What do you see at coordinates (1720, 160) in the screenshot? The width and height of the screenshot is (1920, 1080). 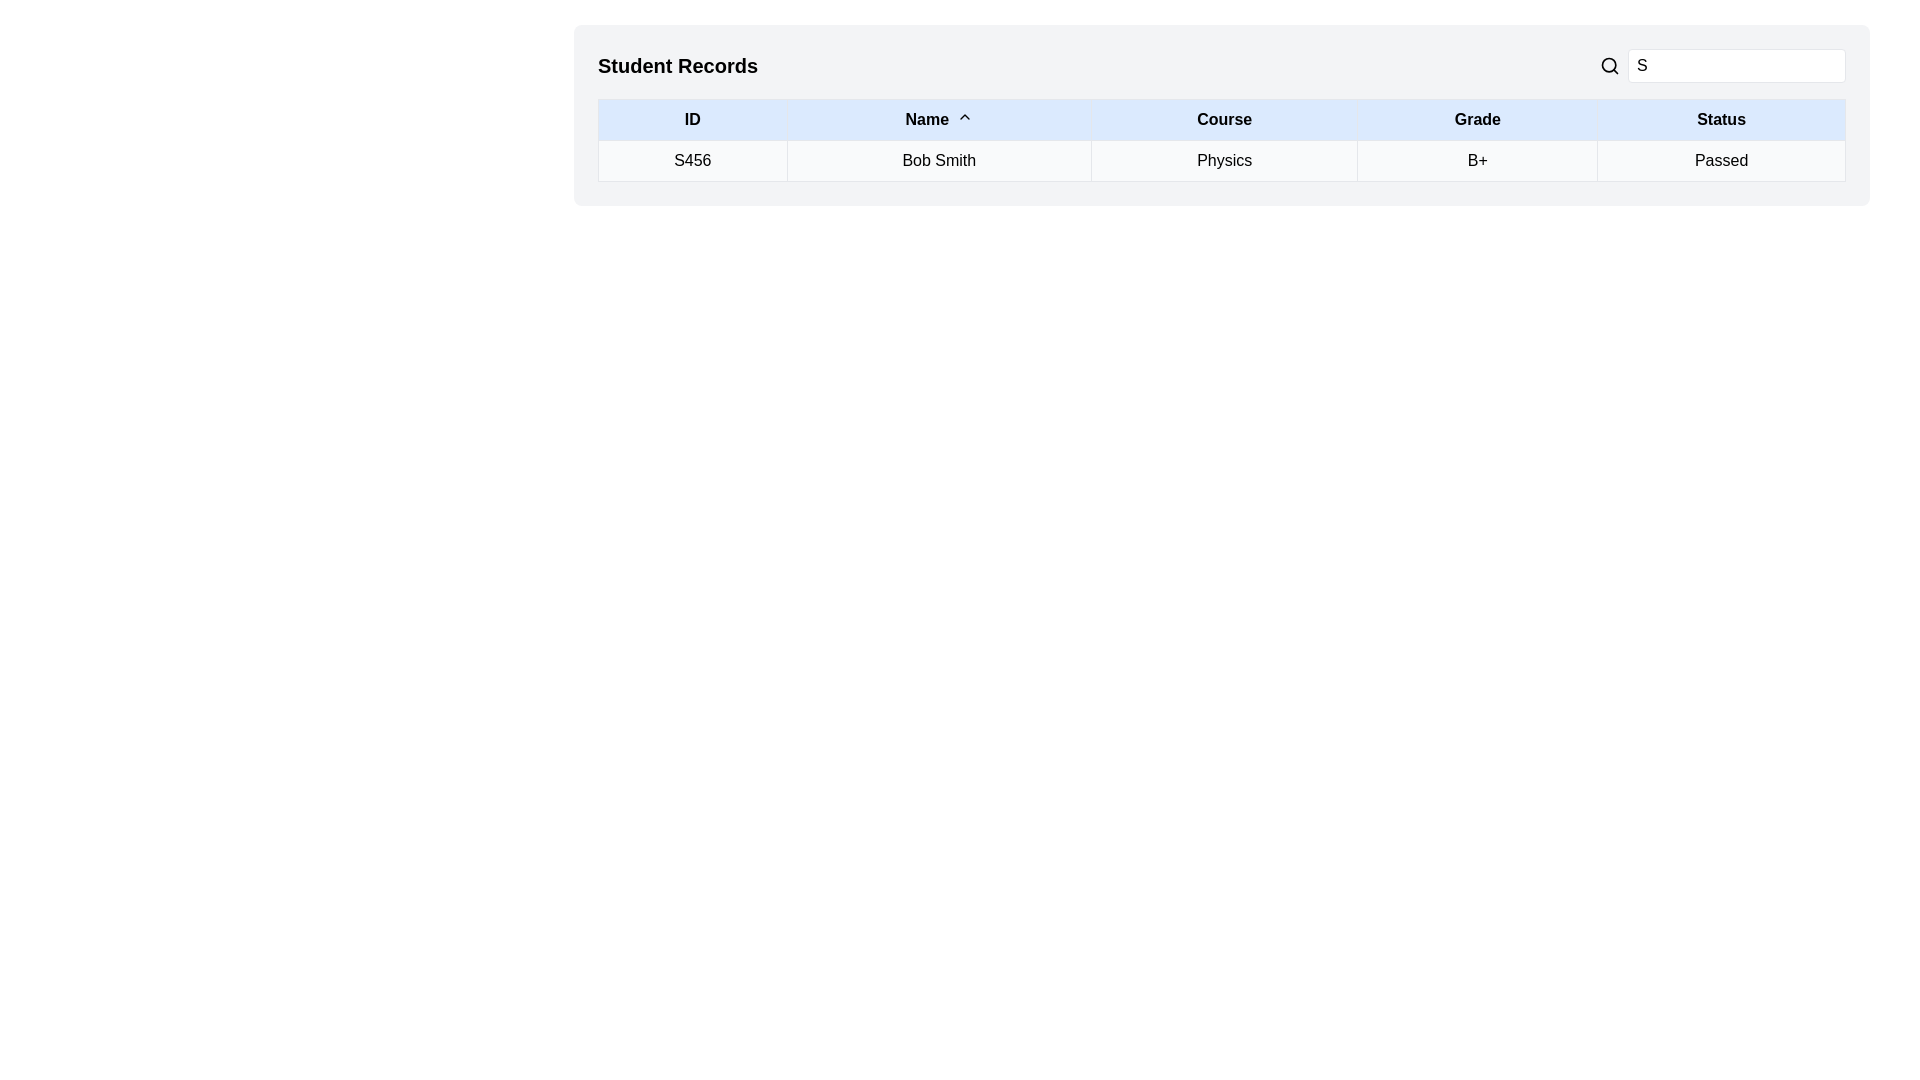 I see `the static text element displaying 'Passed' in the last column of the 'Student Records' table` at bounding box center [1720, 160].